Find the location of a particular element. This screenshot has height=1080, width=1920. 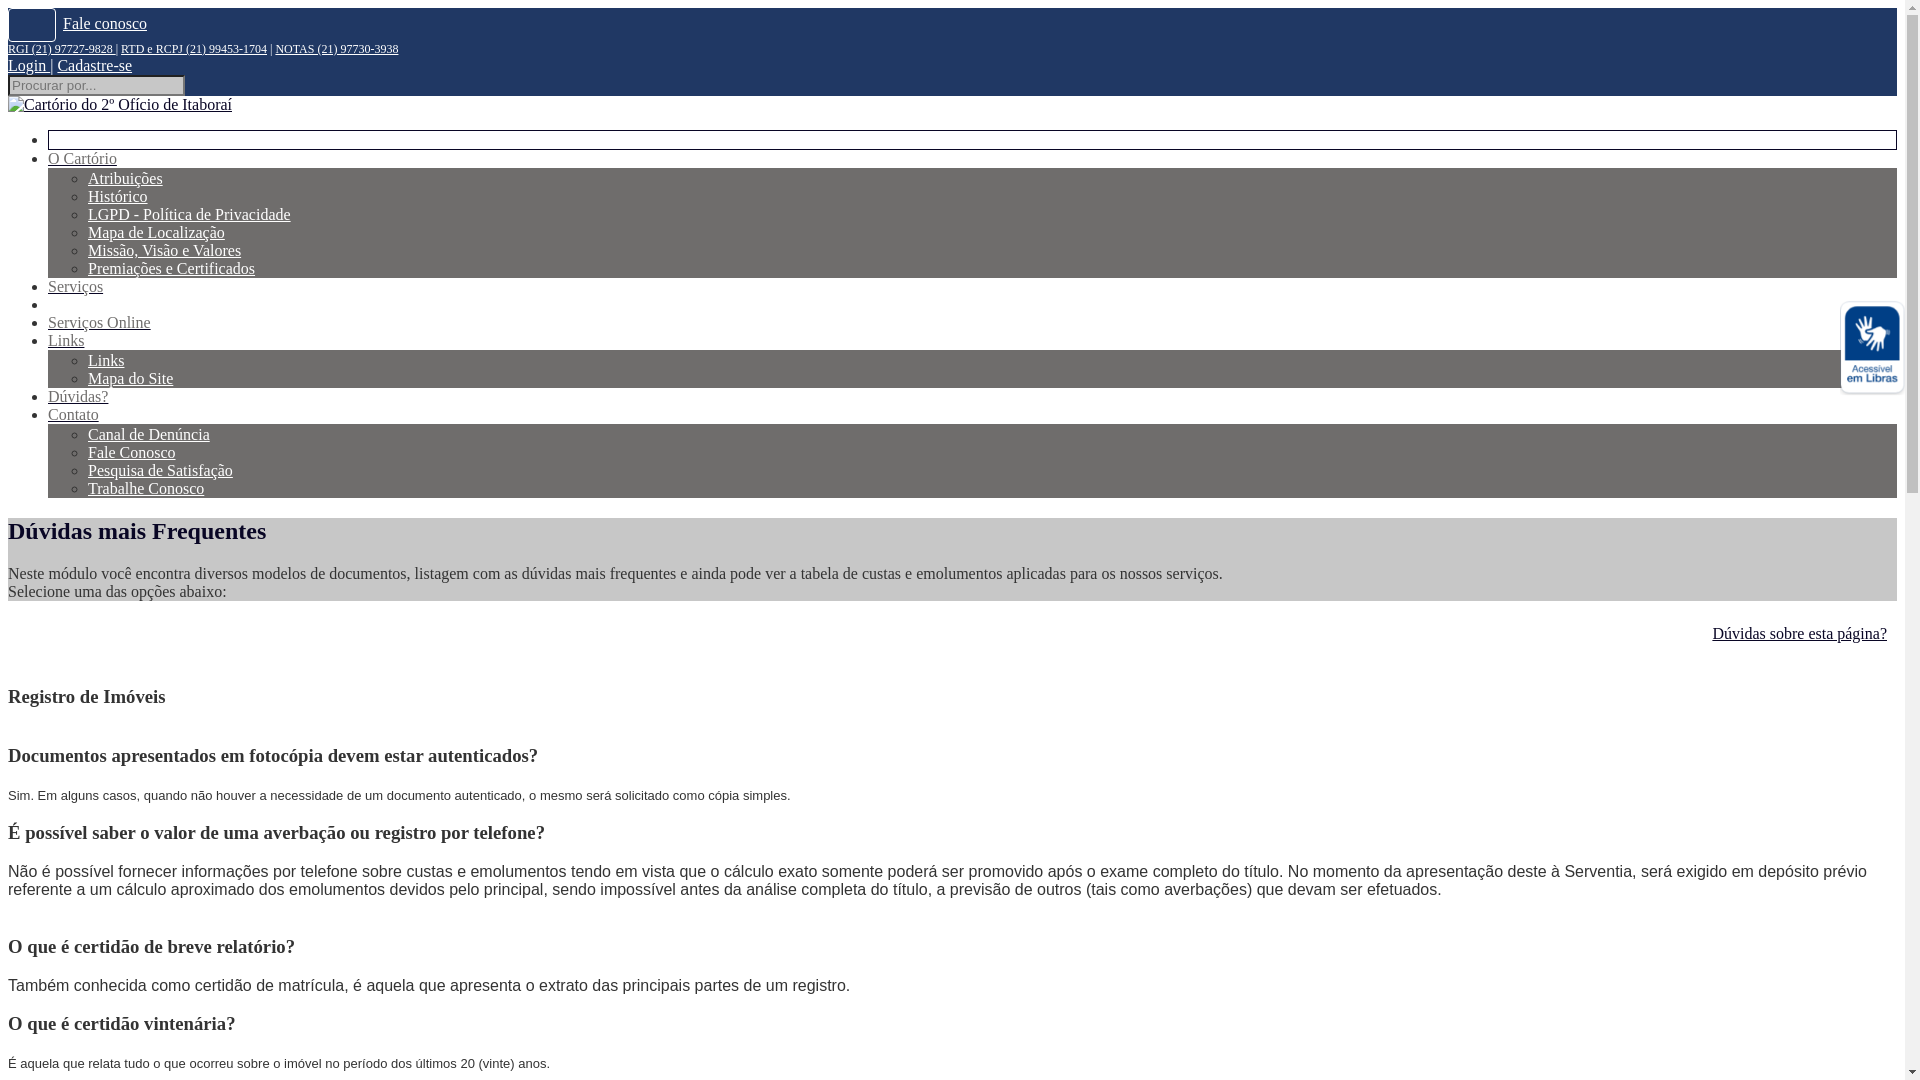

'Instagram' is located at coordinates (32, 24).